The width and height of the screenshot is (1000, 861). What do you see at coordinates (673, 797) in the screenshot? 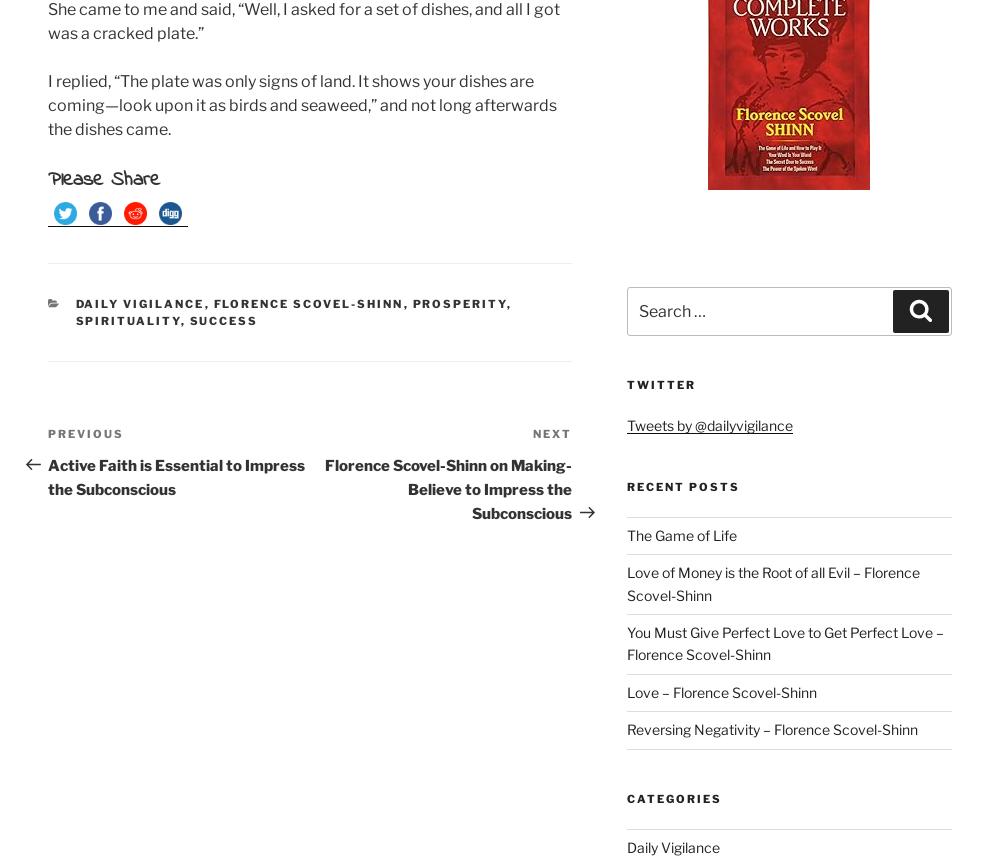
I see `'Categories'` at bounding box center [673, 797].